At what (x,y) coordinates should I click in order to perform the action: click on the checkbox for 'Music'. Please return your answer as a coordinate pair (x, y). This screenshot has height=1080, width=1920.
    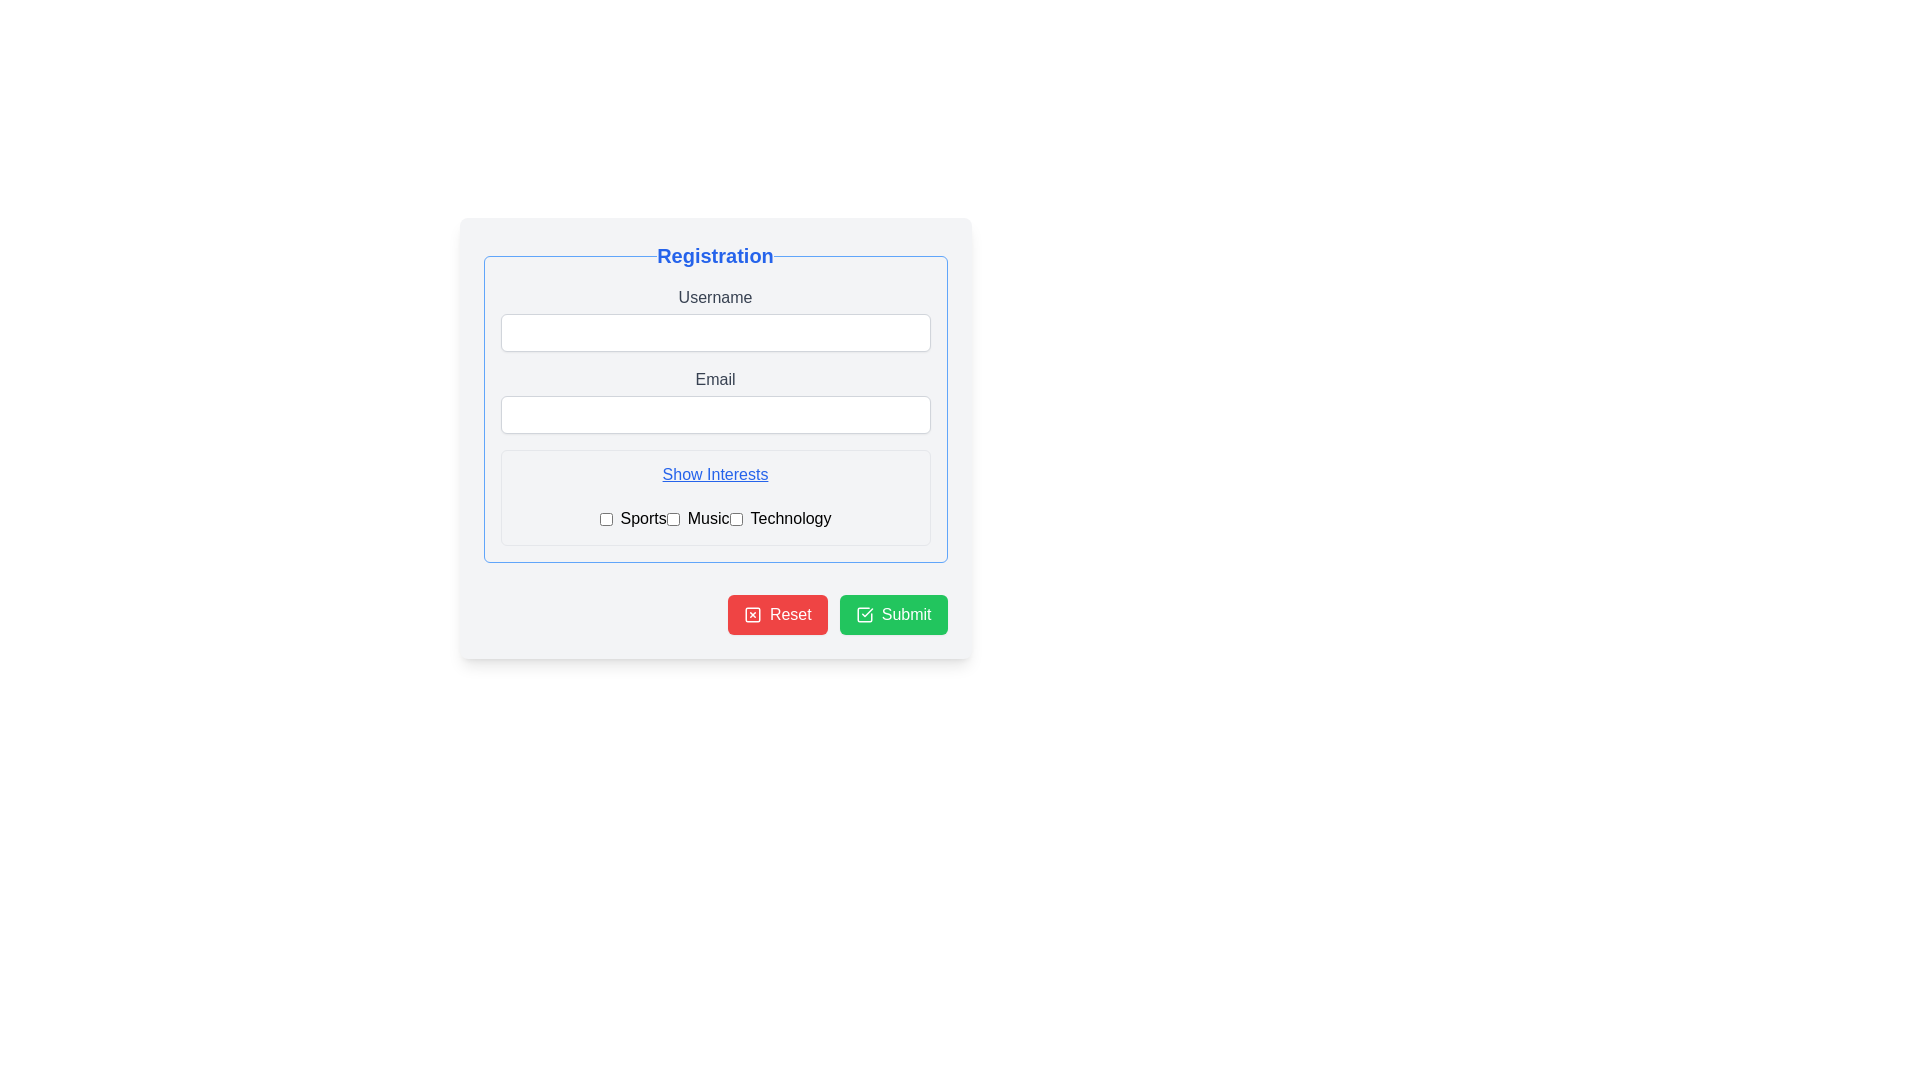
    Looking at the image, I should click on (673, 518).